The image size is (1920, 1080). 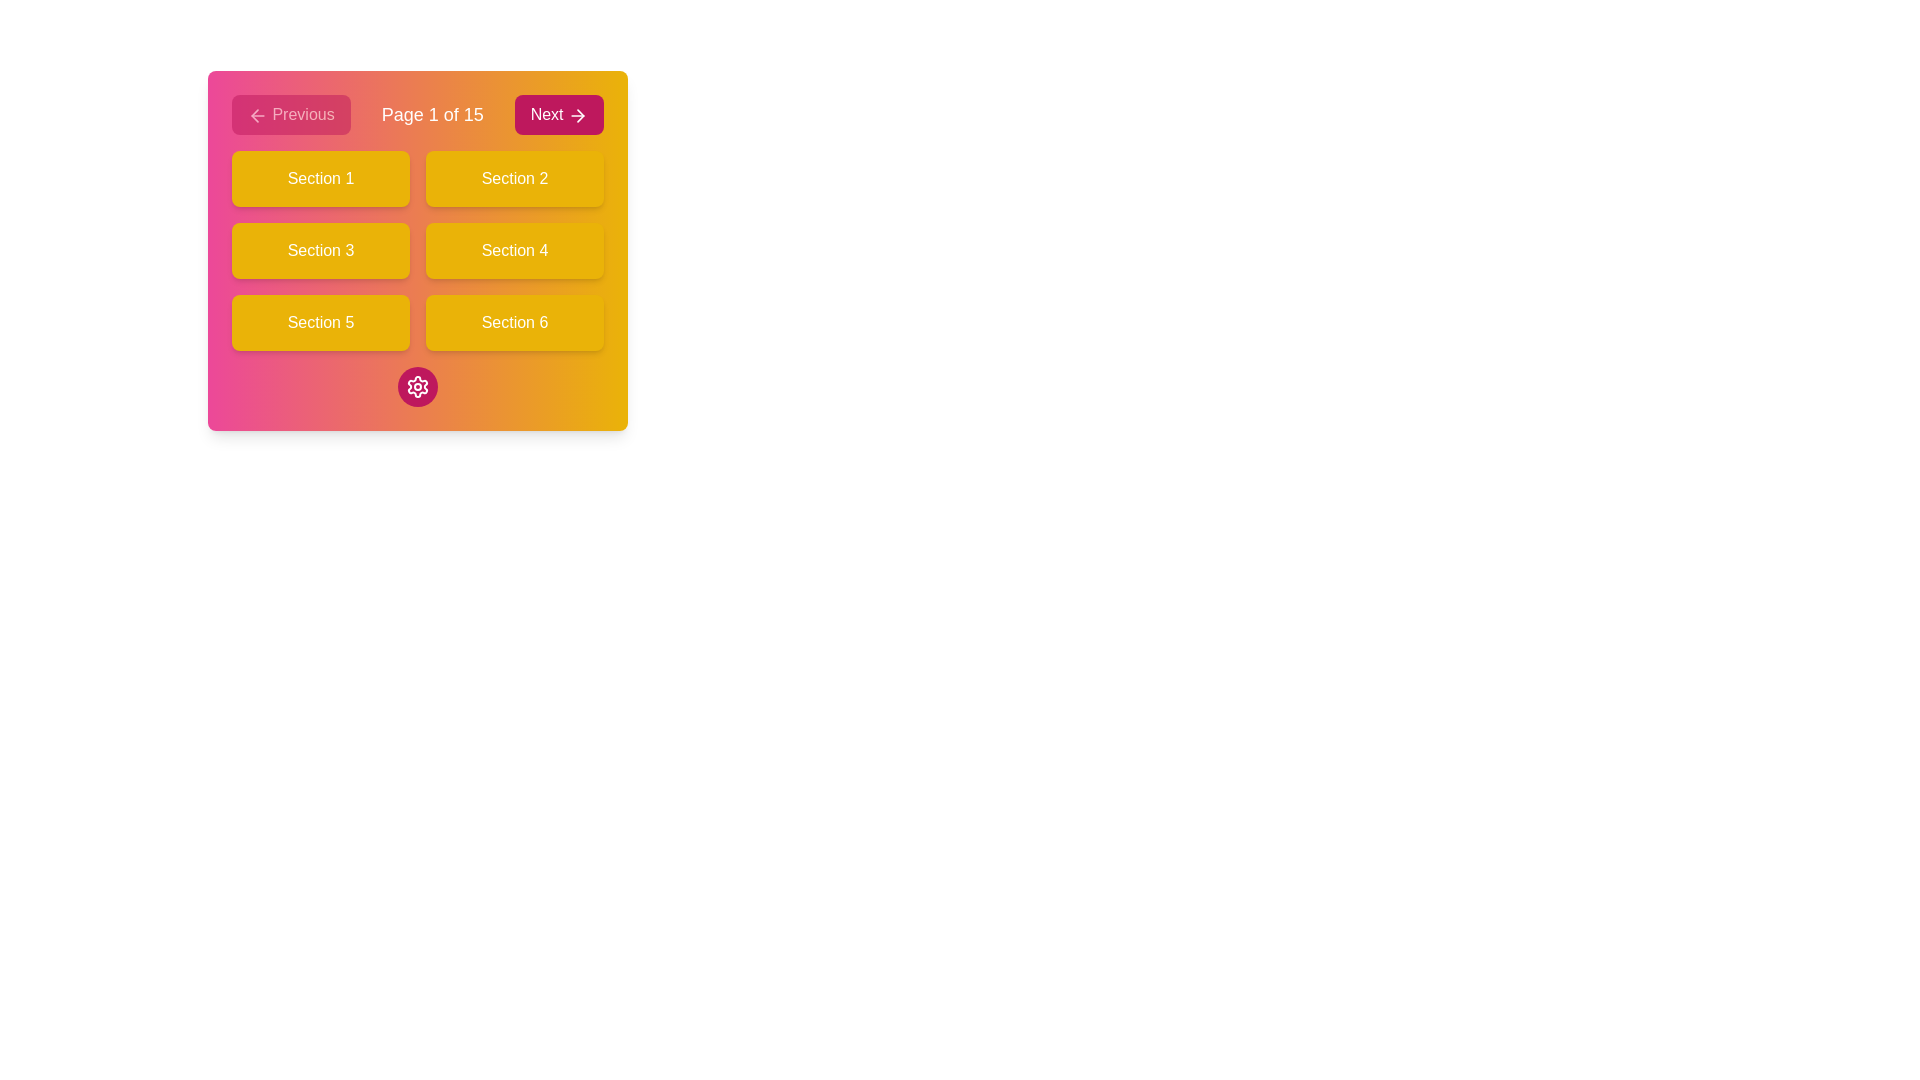 What do you see at coordinates (576, 115) in the screenshot?
I see `the right-facing arrow icon located within the 'Next' button at the top-right of the primary card interface` at bounding box center [576, 115].